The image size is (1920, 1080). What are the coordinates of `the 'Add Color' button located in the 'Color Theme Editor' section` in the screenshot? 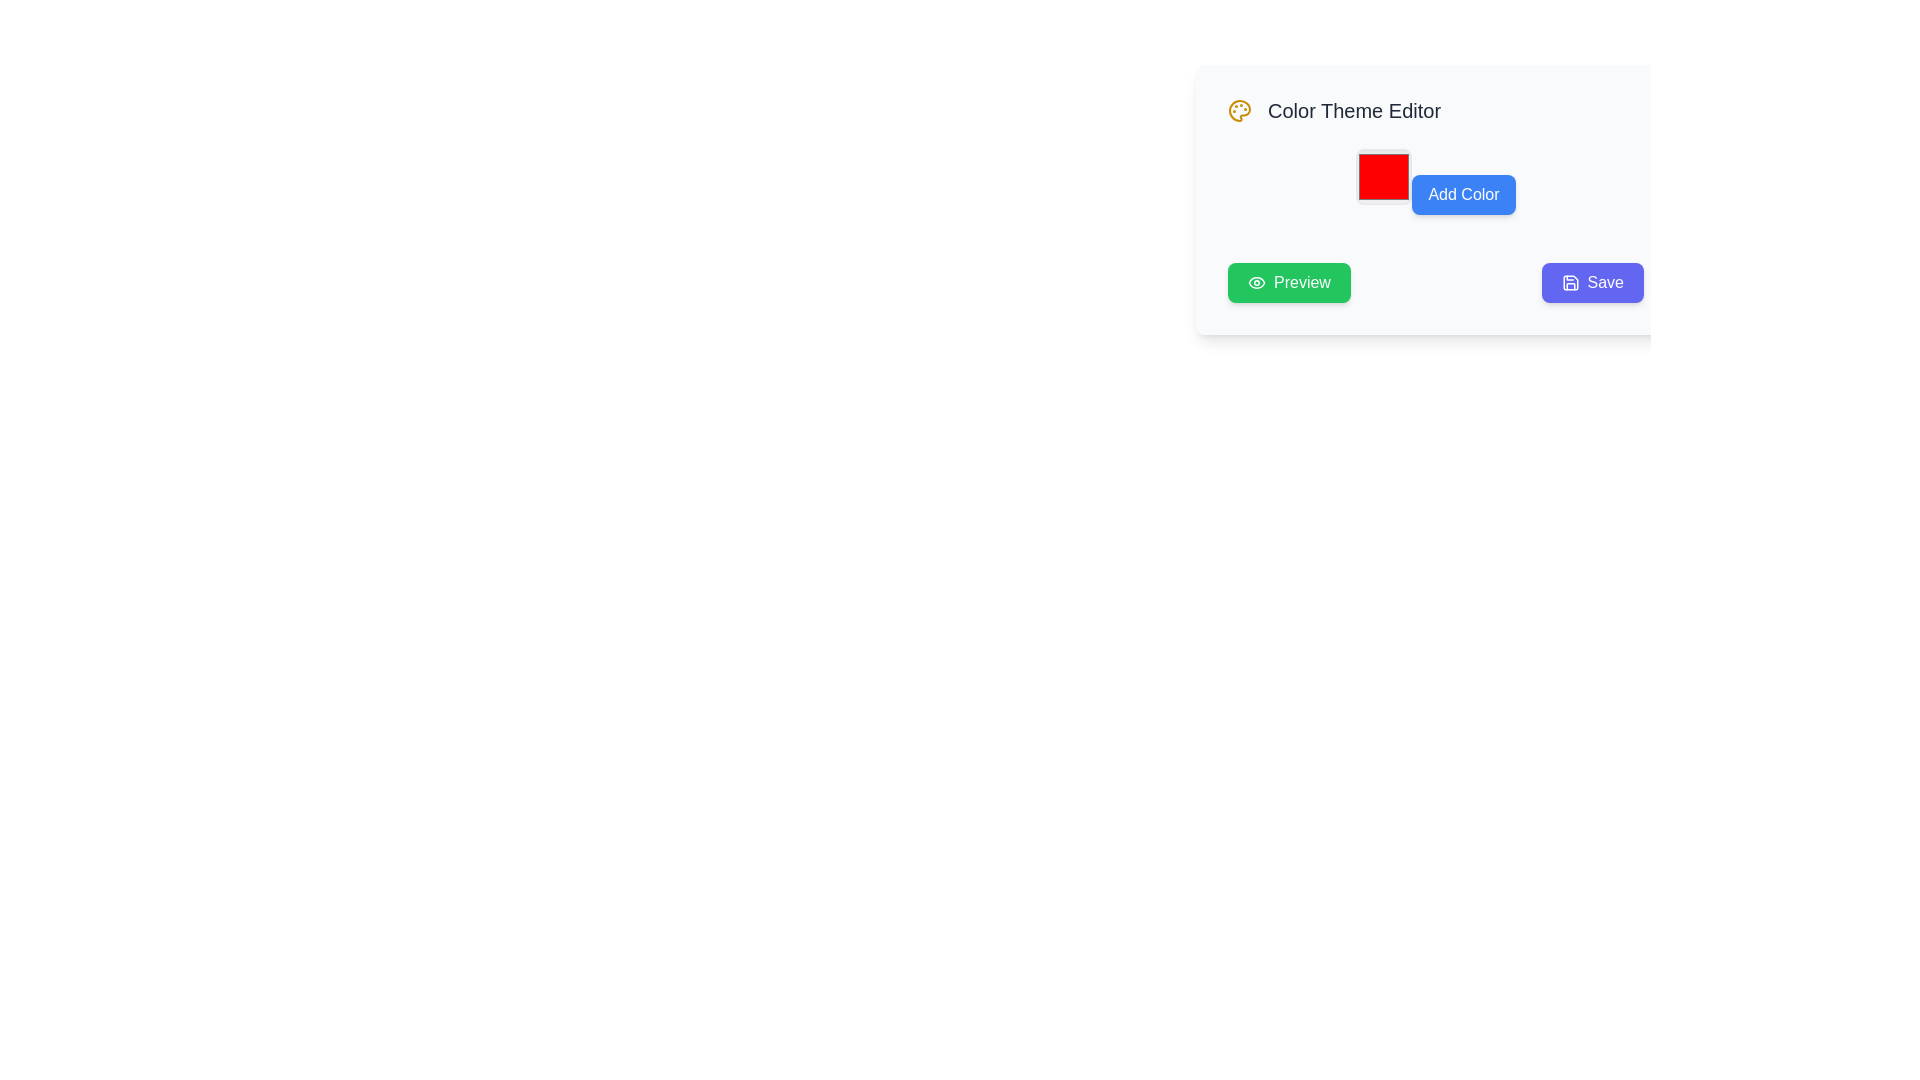 It's located at (1434, 181).